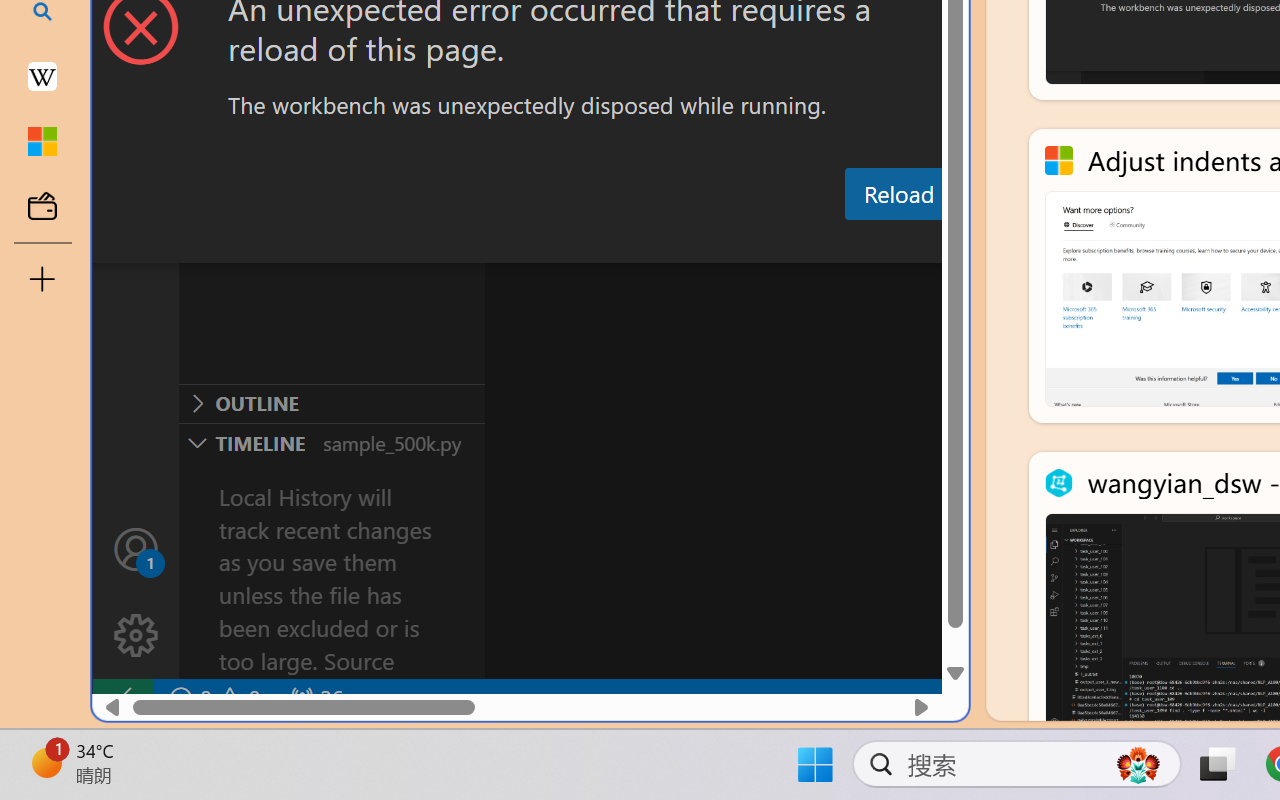 The height and width of the screenshot is (800, 1280). Describe the element at coordinates (134, 591) in the screenshot. I see `'Manage'` at that location.